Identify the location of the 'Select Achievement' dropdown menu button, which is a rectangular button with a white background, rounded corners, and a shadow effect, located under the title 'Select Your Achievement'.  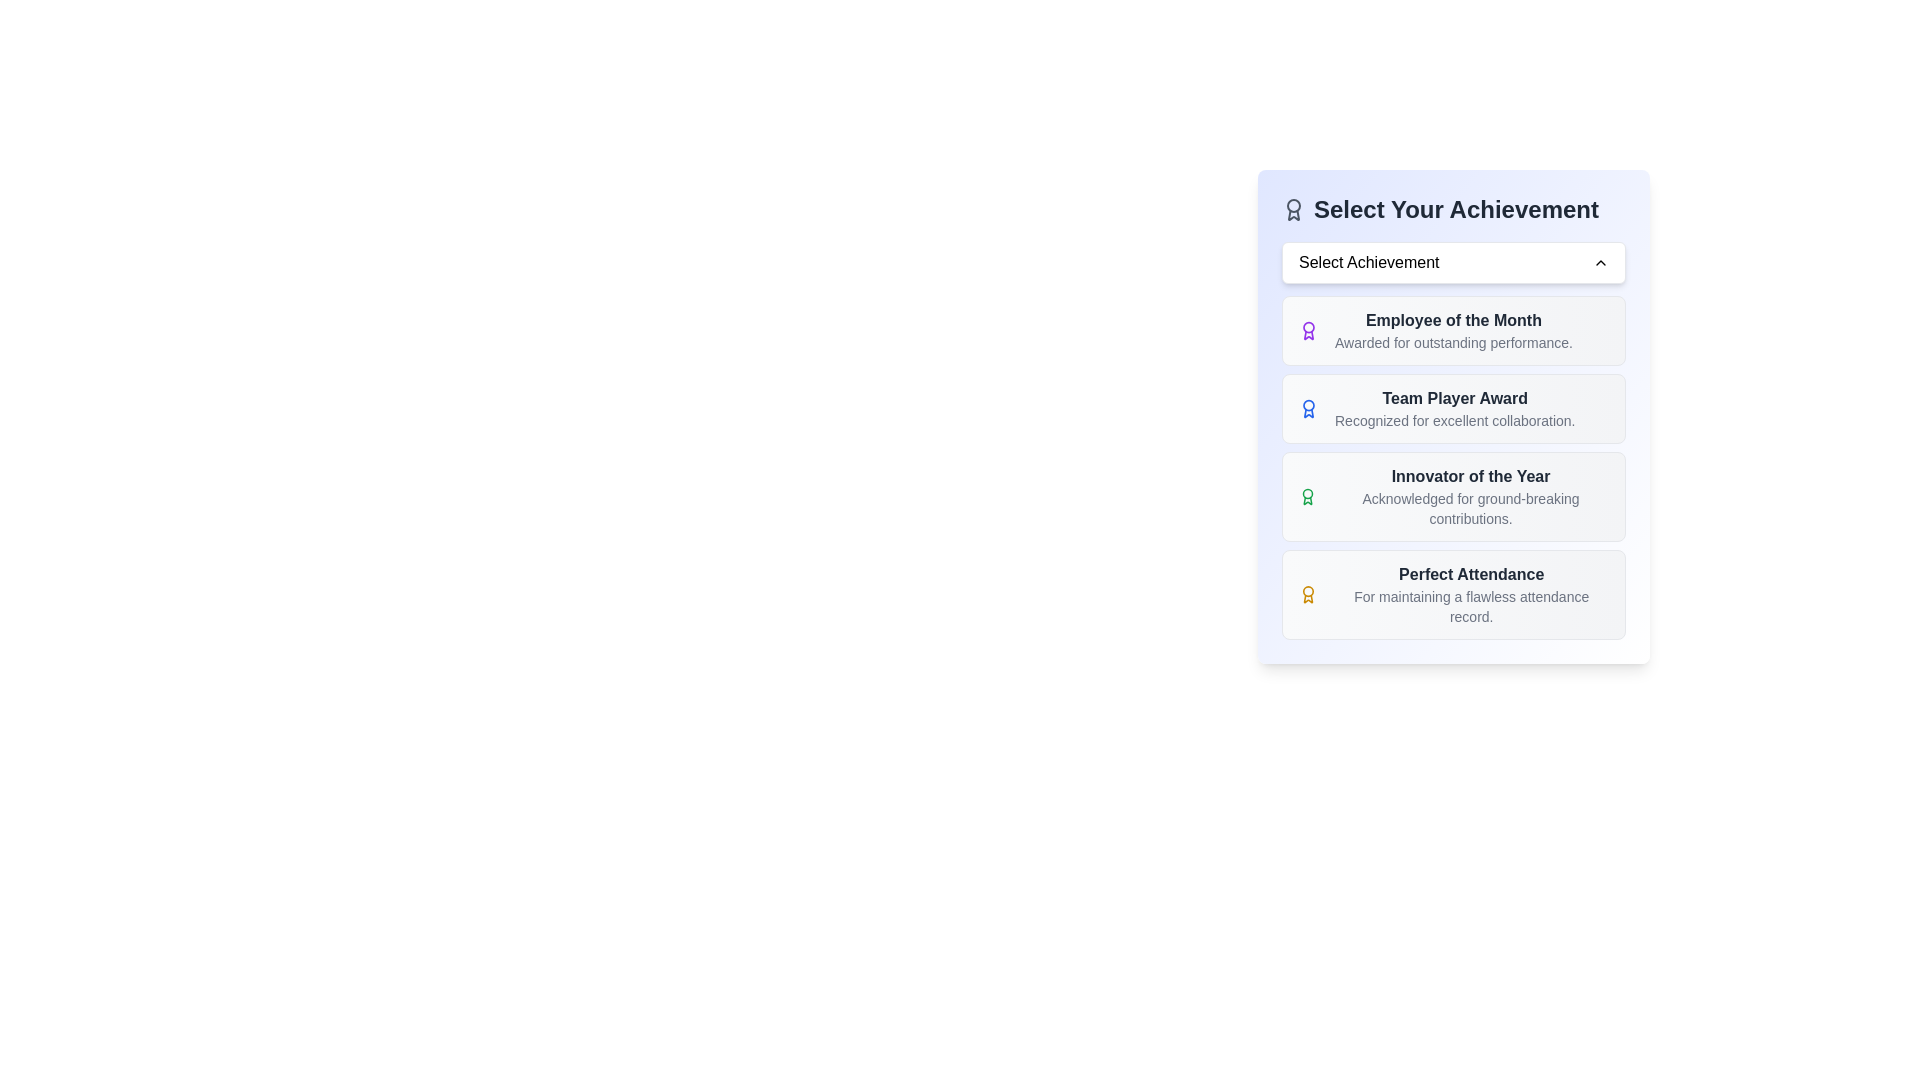
(1454, 261).